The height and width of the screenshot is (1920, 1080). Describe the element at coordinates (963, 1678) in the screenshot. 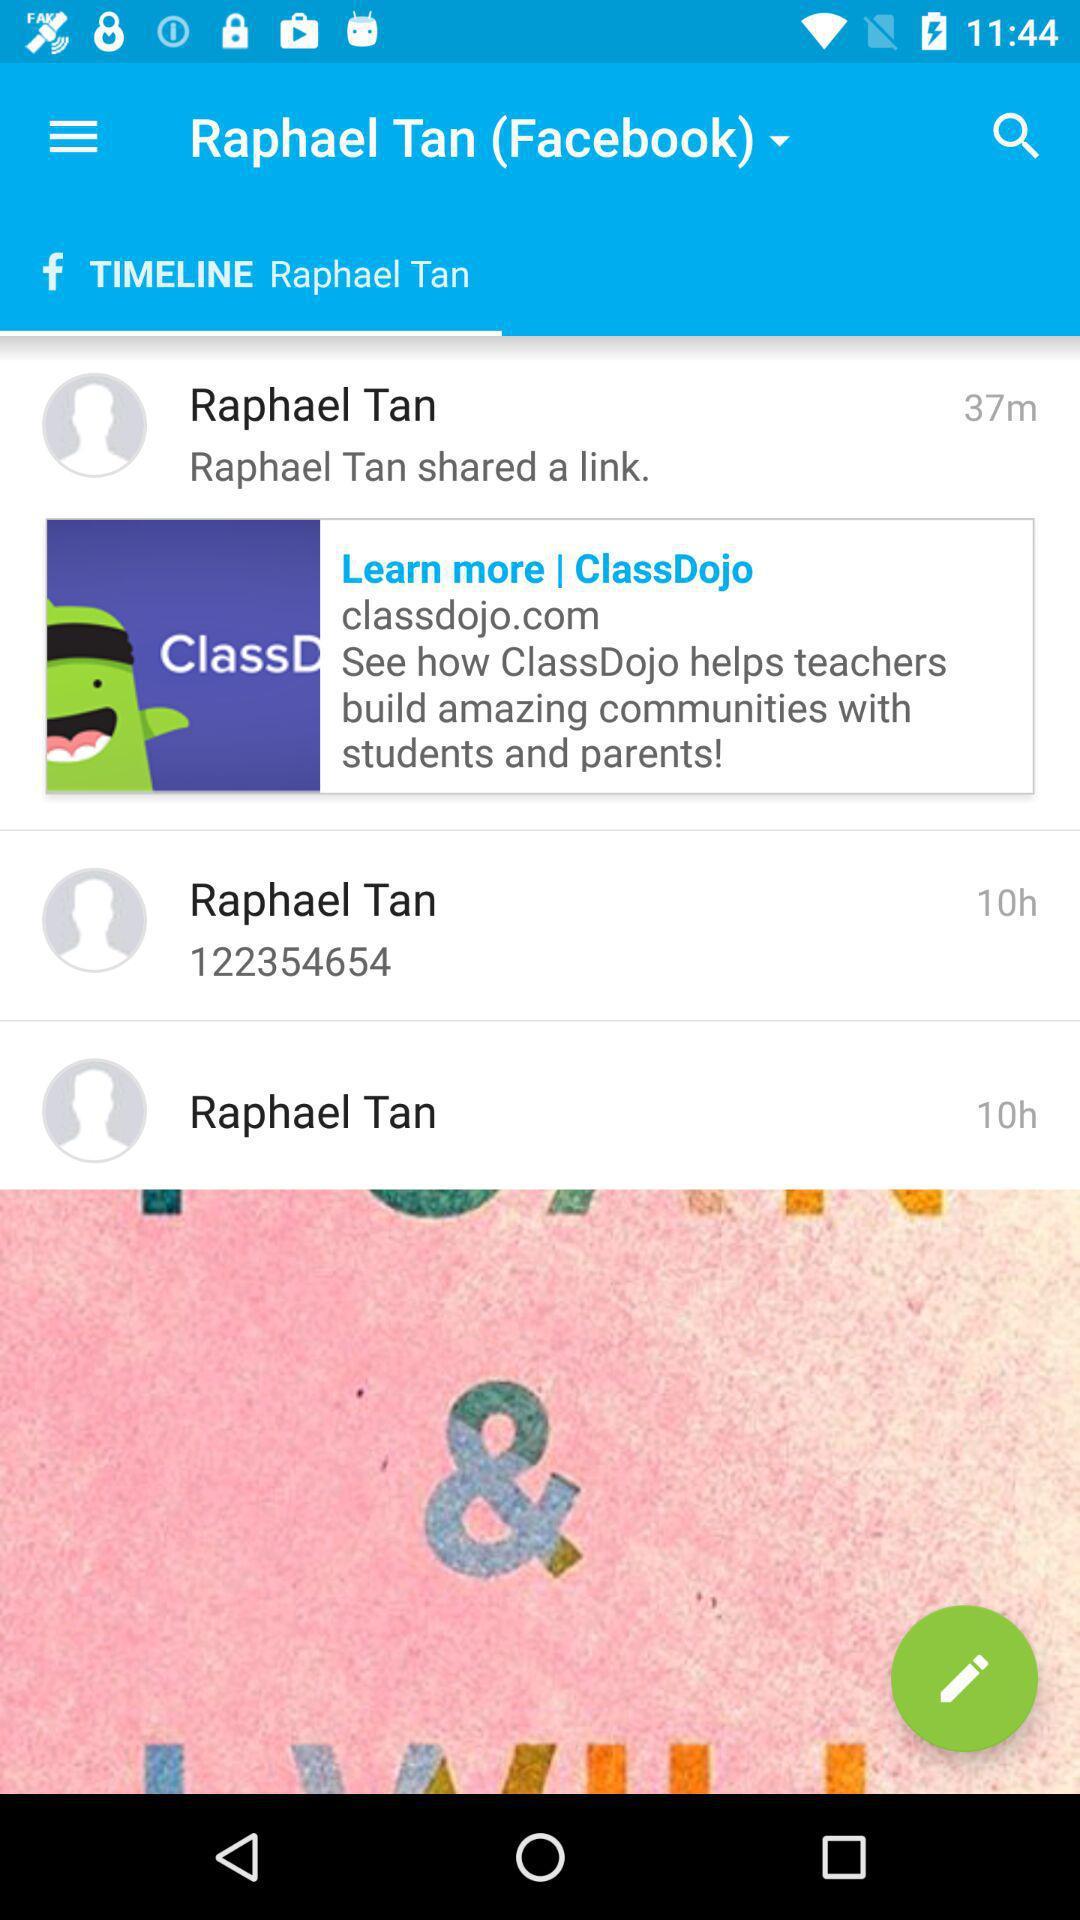

I see `the edit icon` at that location.